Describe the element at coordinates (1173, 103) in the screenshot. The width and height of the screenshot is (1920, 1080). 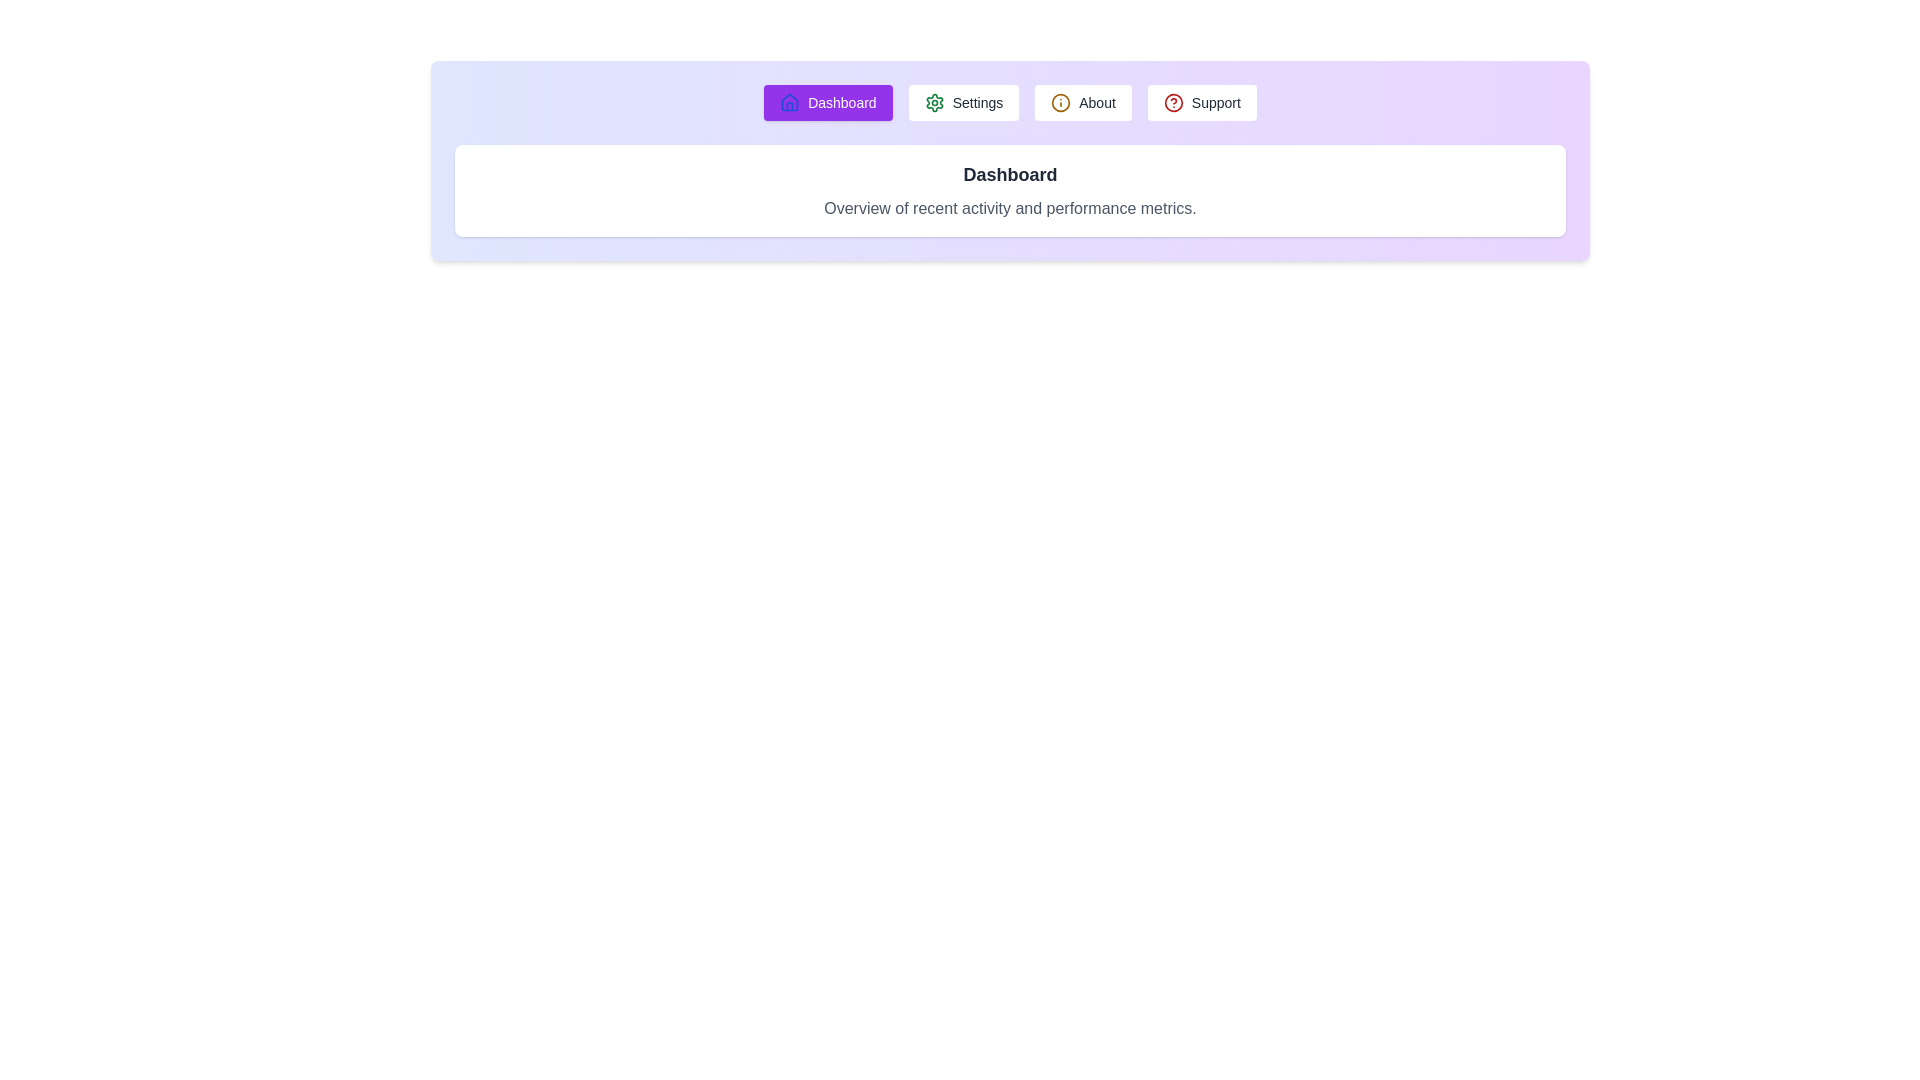
I see `the icon associated with the Support tab` at that location.